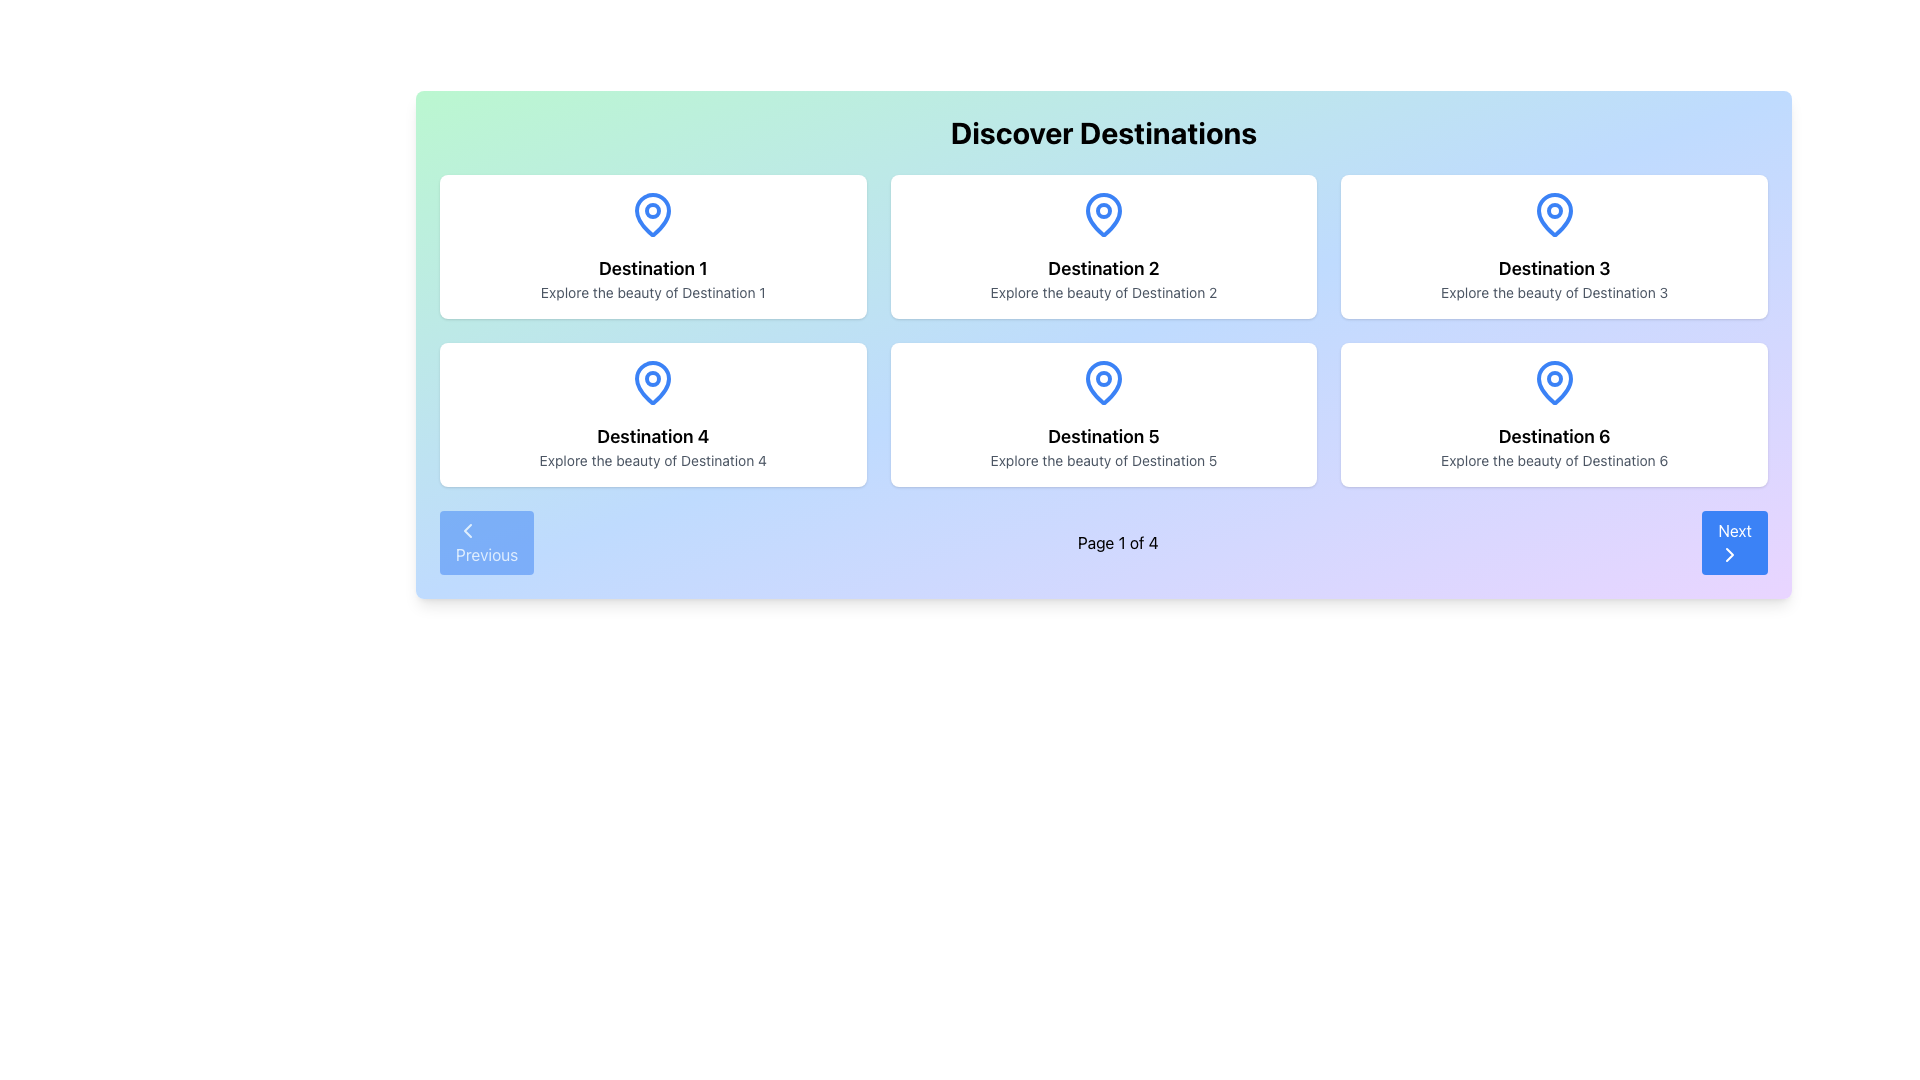  What do you see at coordinates (1103, 293) in the screenshot?
I see `the text label that reads 'Explore the beauty of Destination 2', which is positioned directly beneath the title 'Destination 2' in the center of the middle card in the first row of a grid layout` at bounding box center [1103, 293].